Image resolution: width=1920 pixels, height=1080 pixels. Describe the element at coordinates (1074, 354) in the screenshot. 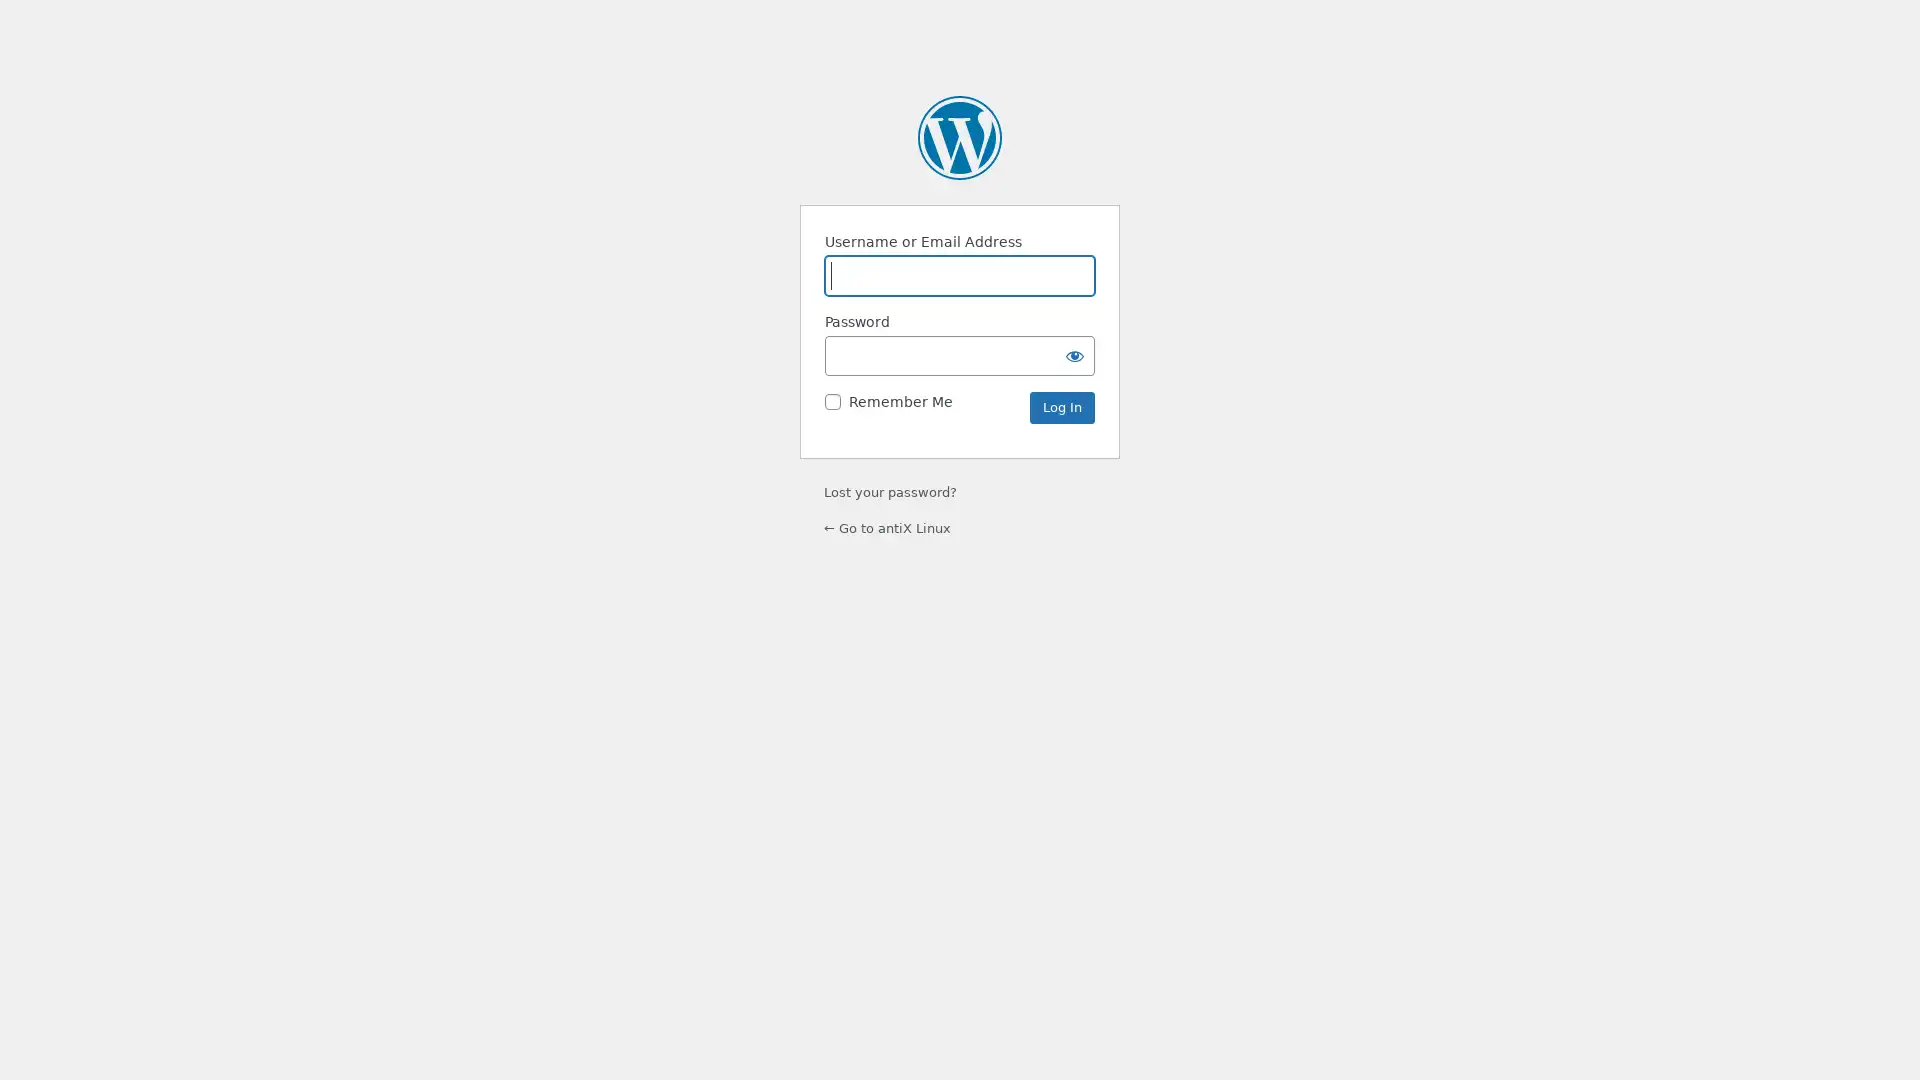

I see `Show password` at that location.